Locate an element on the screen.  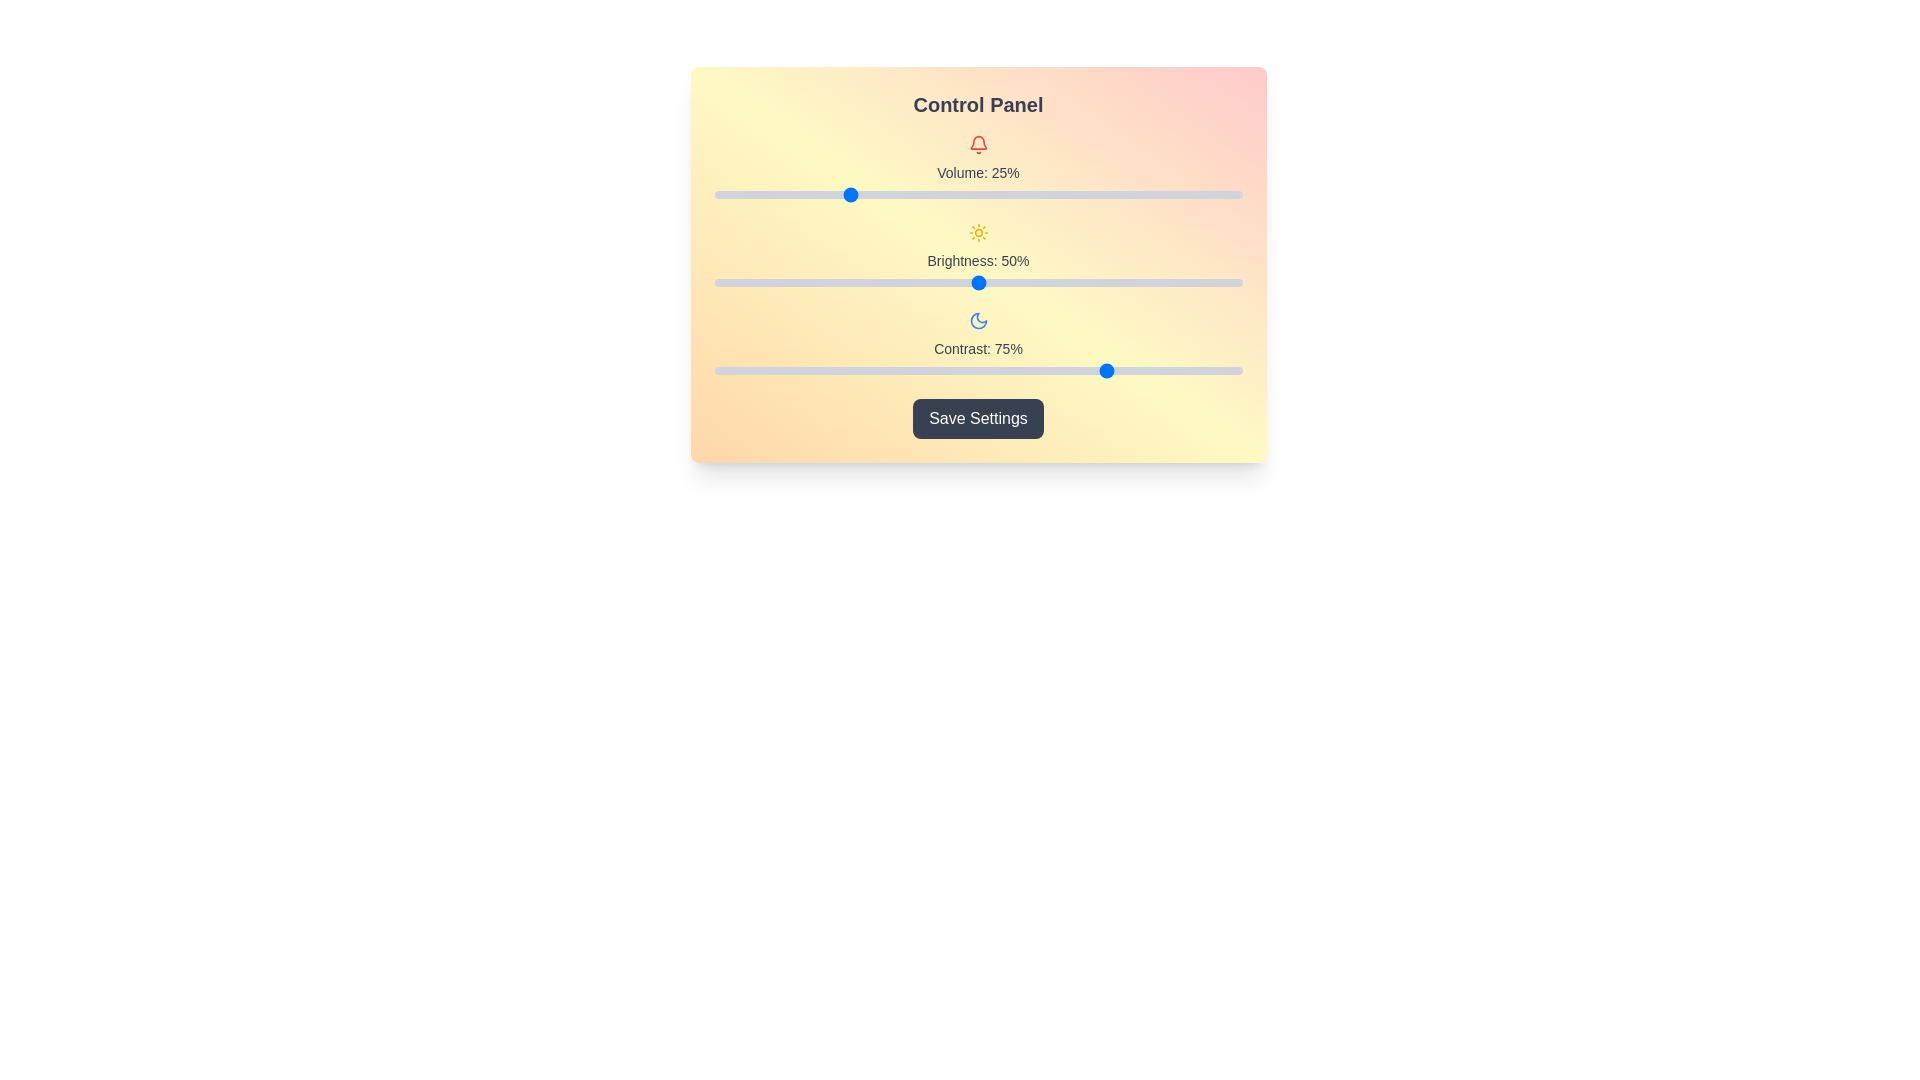
the volume is located at coordinates (988, 195).